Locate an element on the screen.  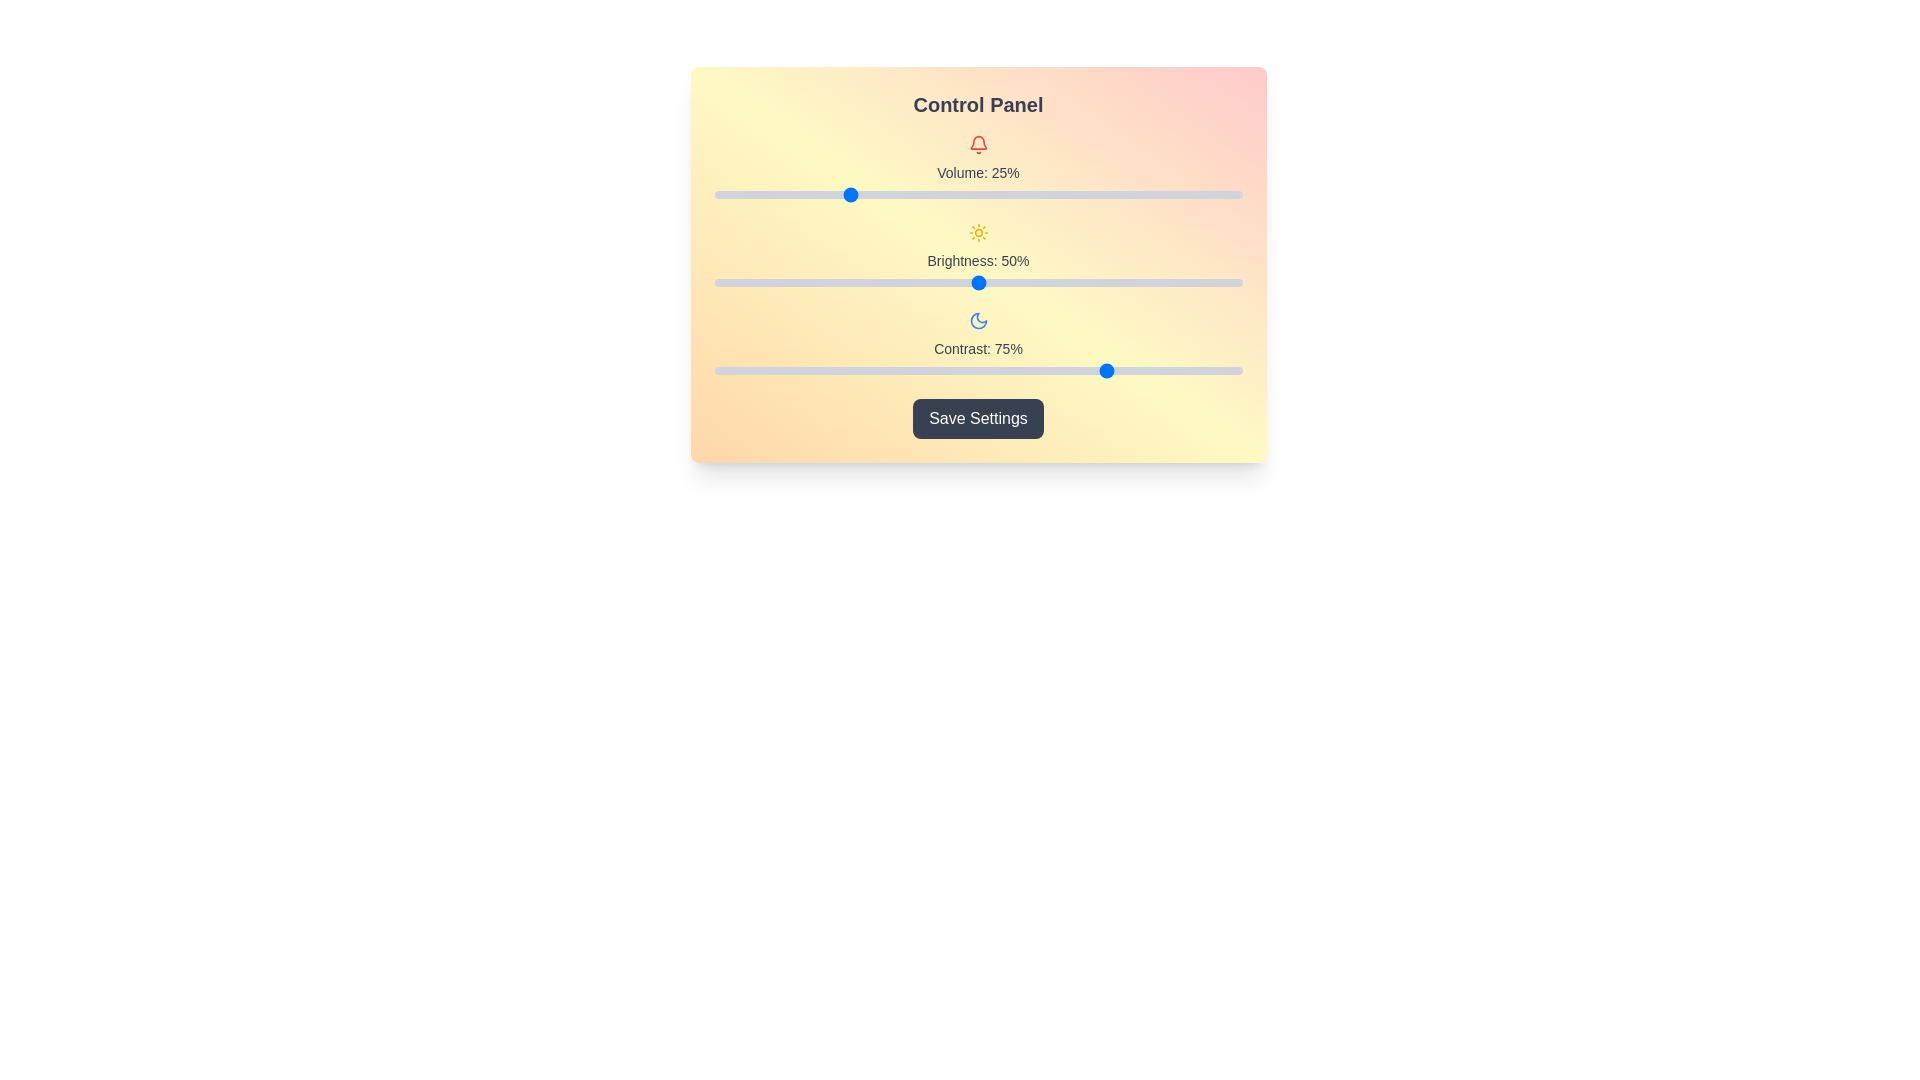
the volume is located at coordinates (988, 195).